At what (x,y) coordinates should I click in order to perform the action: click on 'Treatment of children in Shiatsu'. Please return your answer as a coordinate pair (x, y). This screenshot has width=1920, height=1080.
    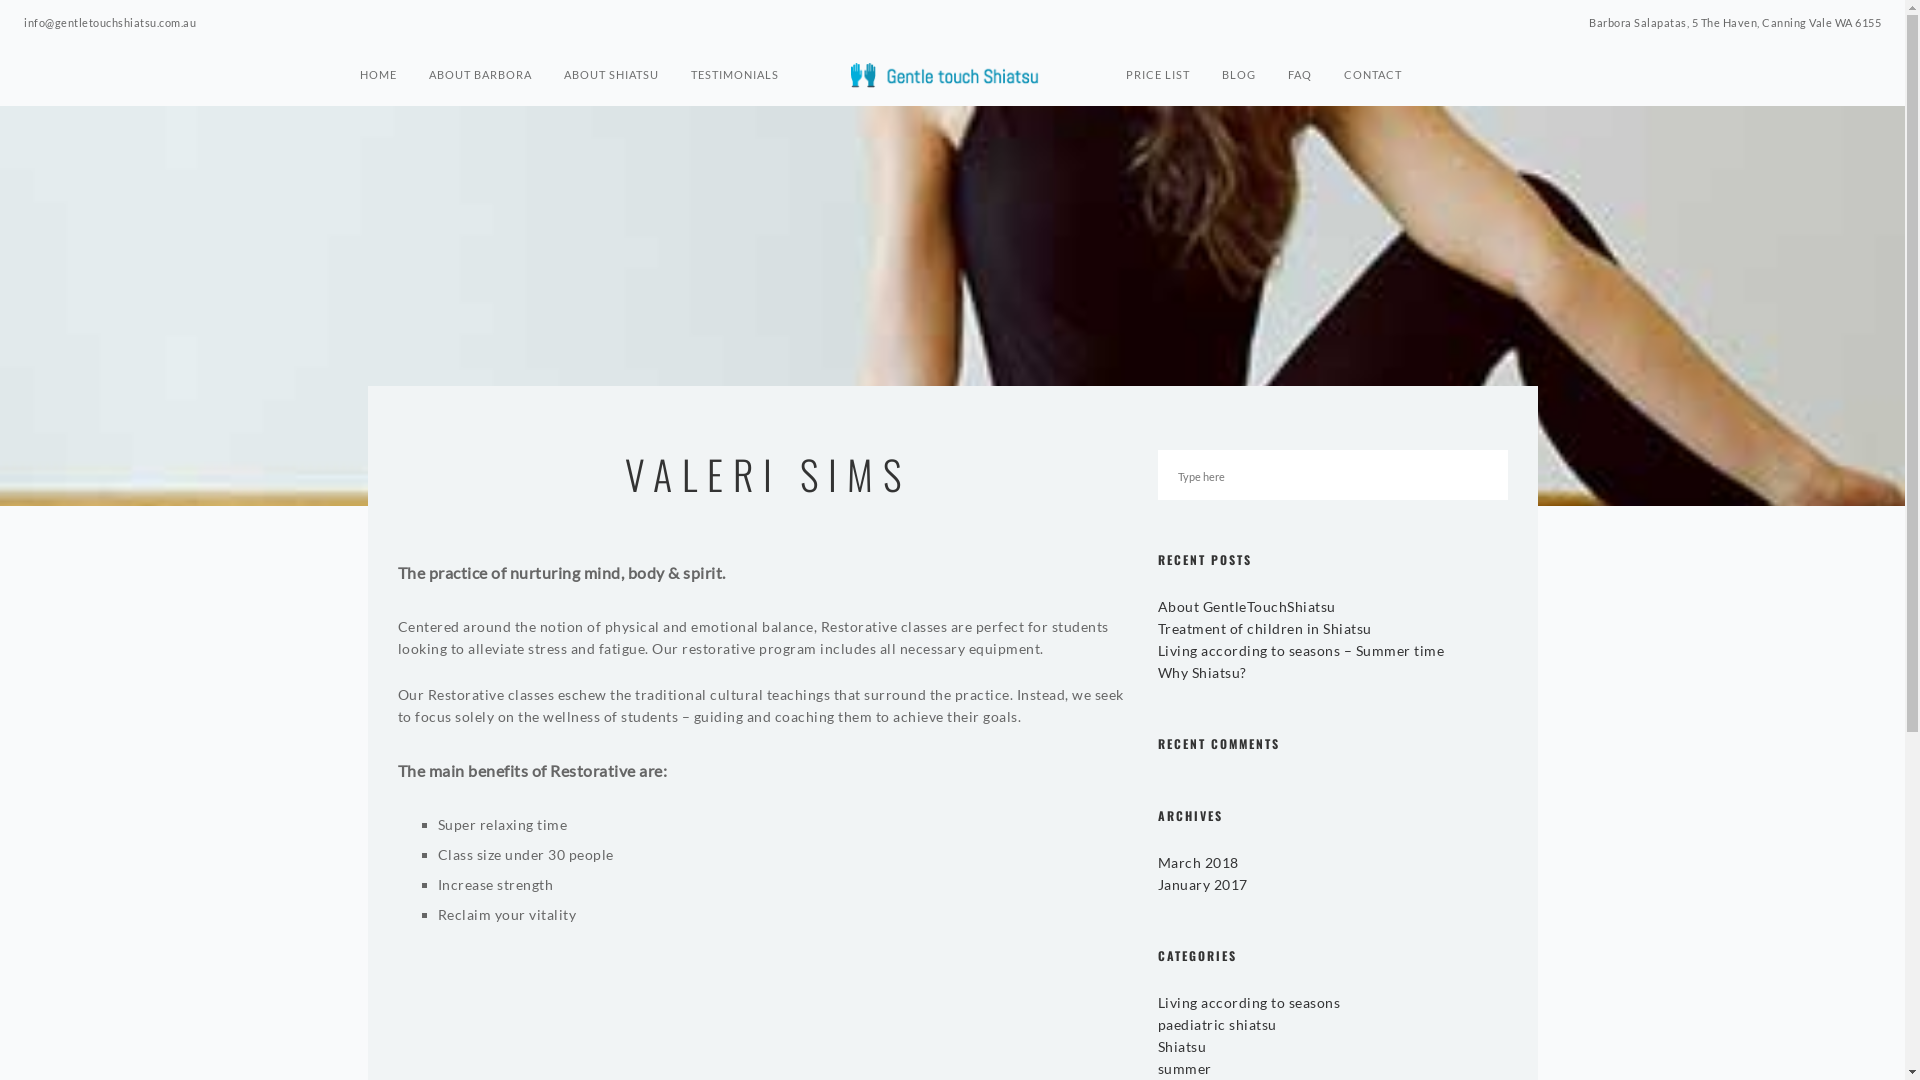
    Looking at the image, I should click on (1264, 627).